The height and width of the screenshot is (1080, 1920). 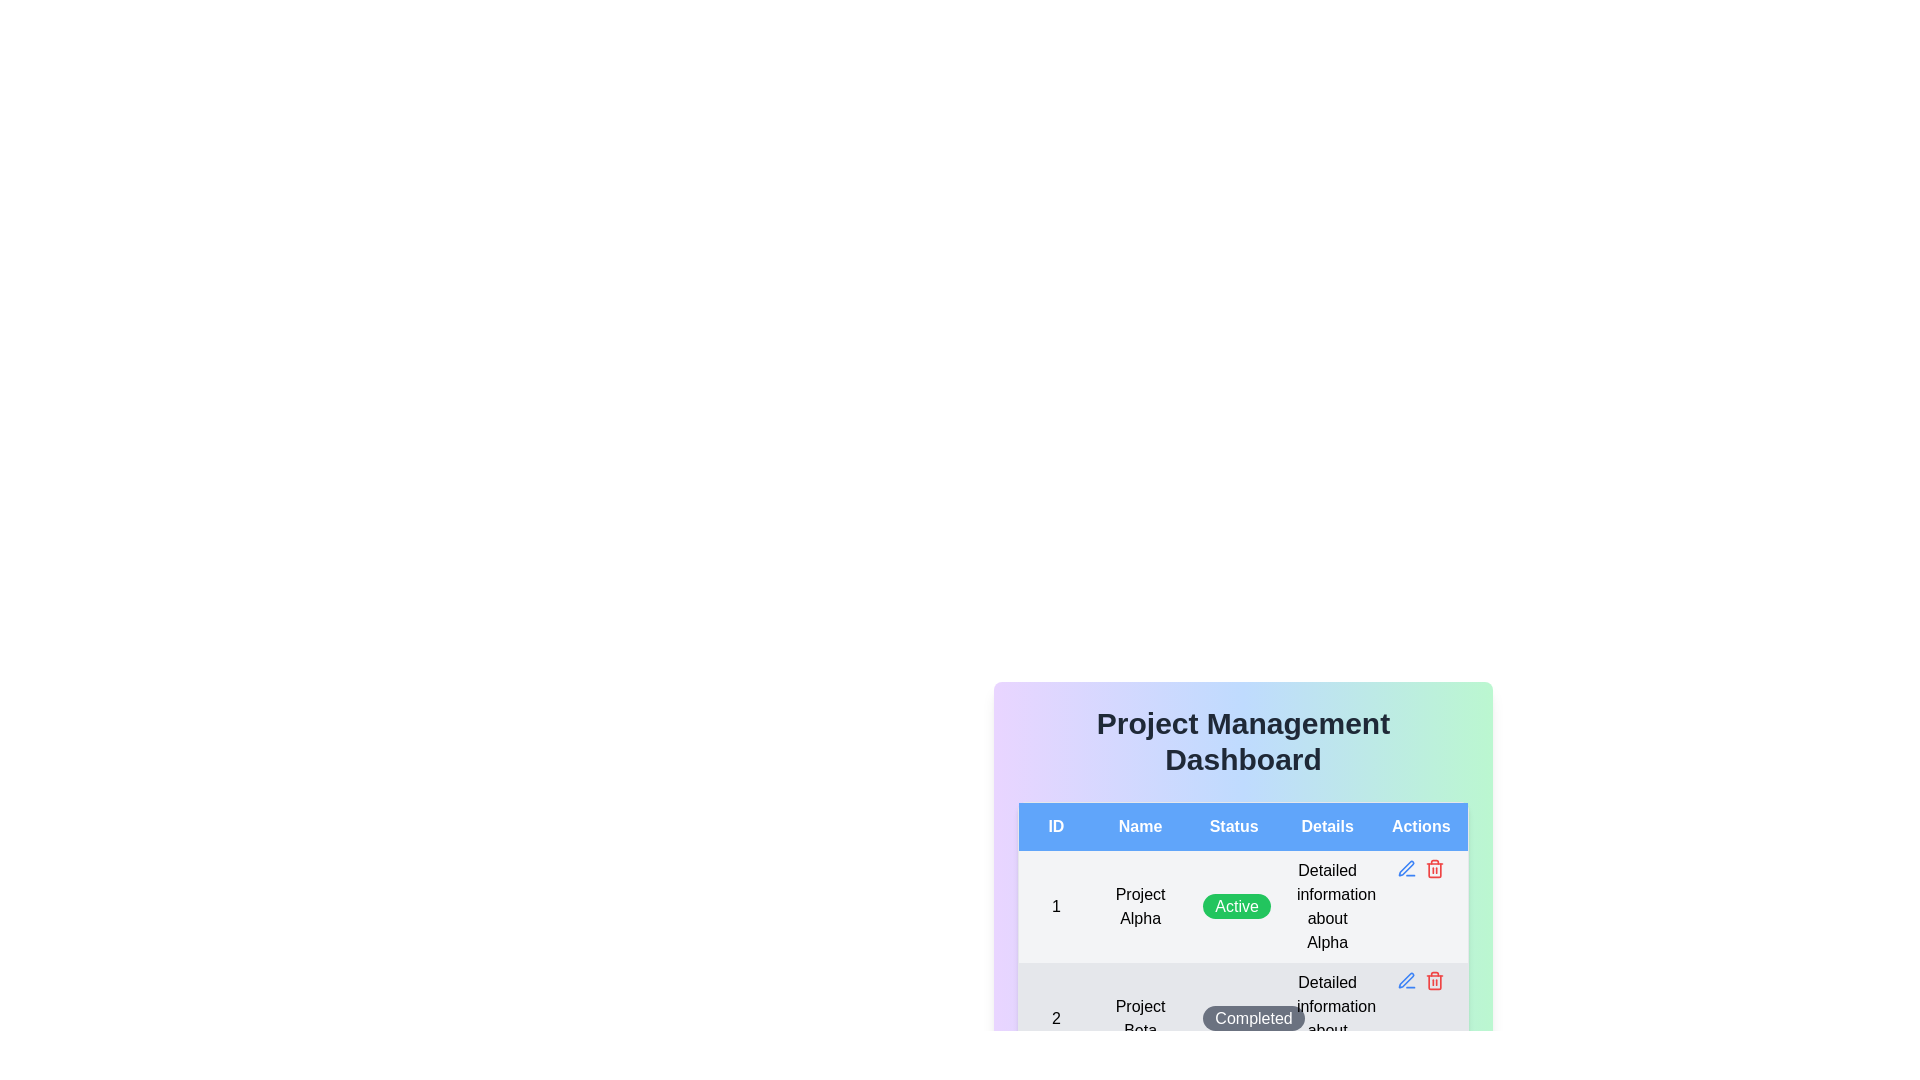 What do you see at coordinates (1420, 979) in the screenshot?
I see `the interactive action group containing the pencil and trash can icons in the last column of the second row of the table for the project 'Project Beta'` at bounding box center [1420, 979].